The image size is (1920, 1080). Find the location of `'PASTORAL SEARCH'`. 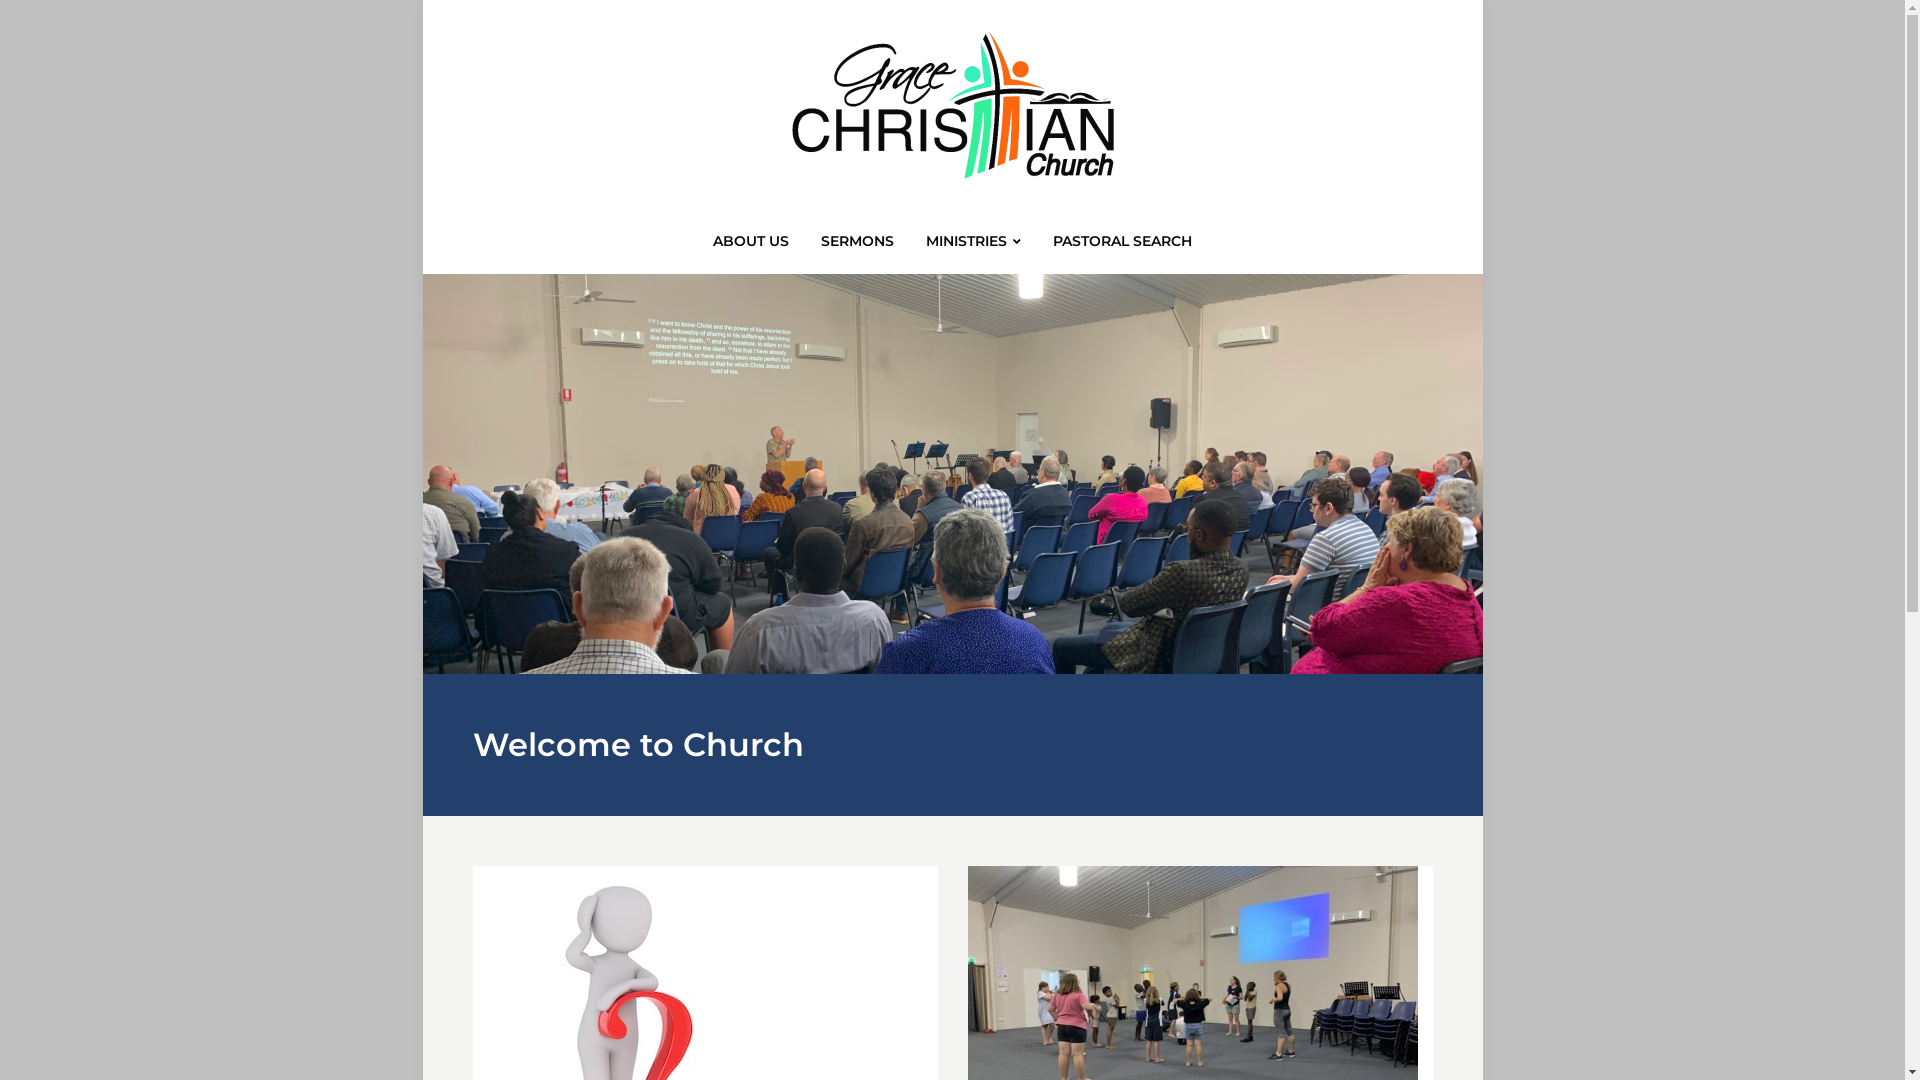

'PASTORAL SEARCH' is located at coordinates (1048, 245).